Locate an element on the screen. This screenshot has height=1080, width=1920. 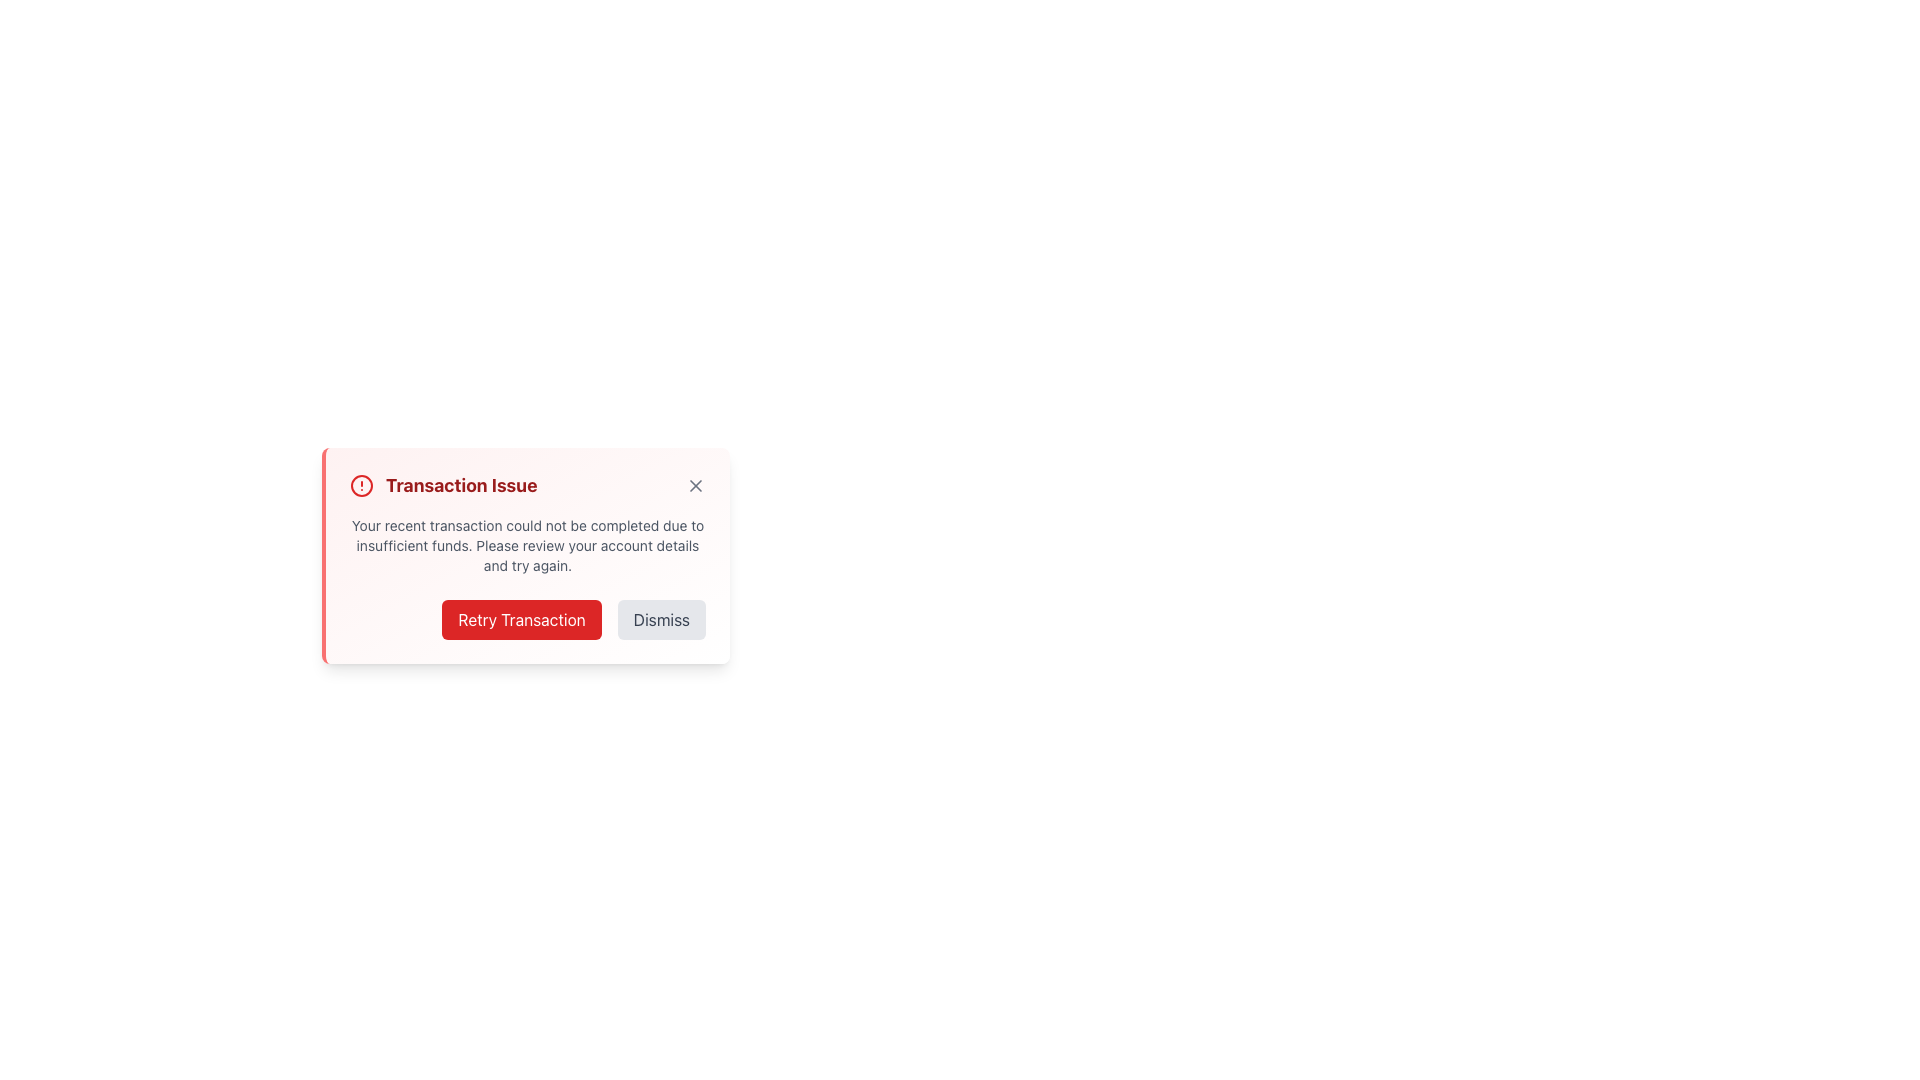
the circular SVG shape that serves as a decorative warning indicator located to the left of the 'Transaction Issue' heading in the modal dialog box is located at coordinates (361, 486).